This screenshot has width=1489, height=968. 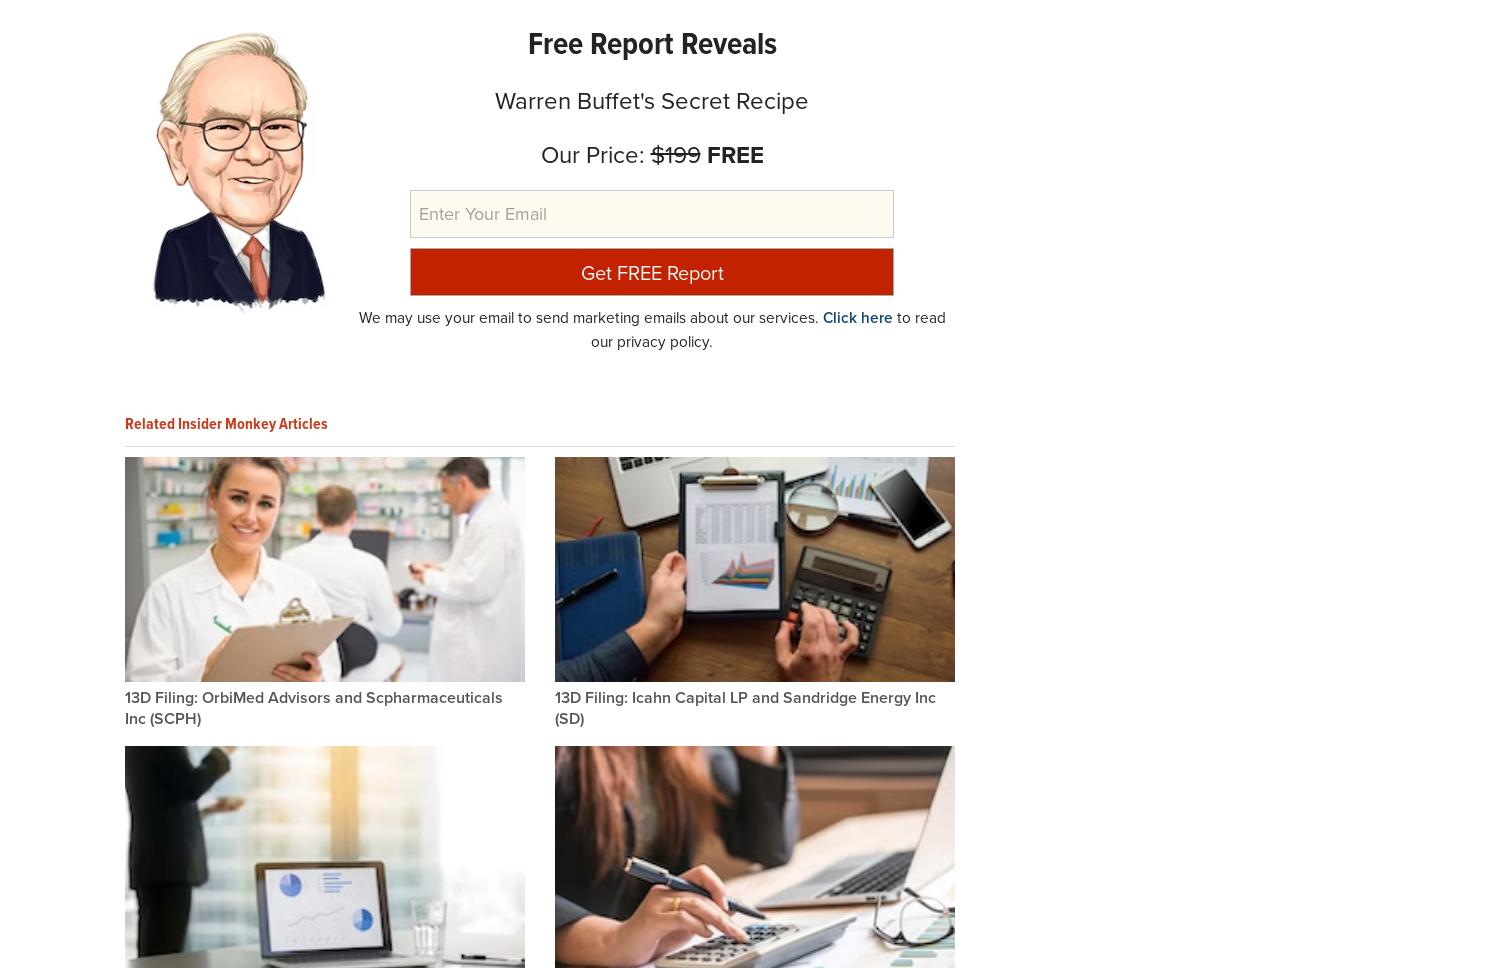 What do you see at coordinates (704, 153) in the screenshot?
I see `'FREE'` at bounding box center [704, 153].